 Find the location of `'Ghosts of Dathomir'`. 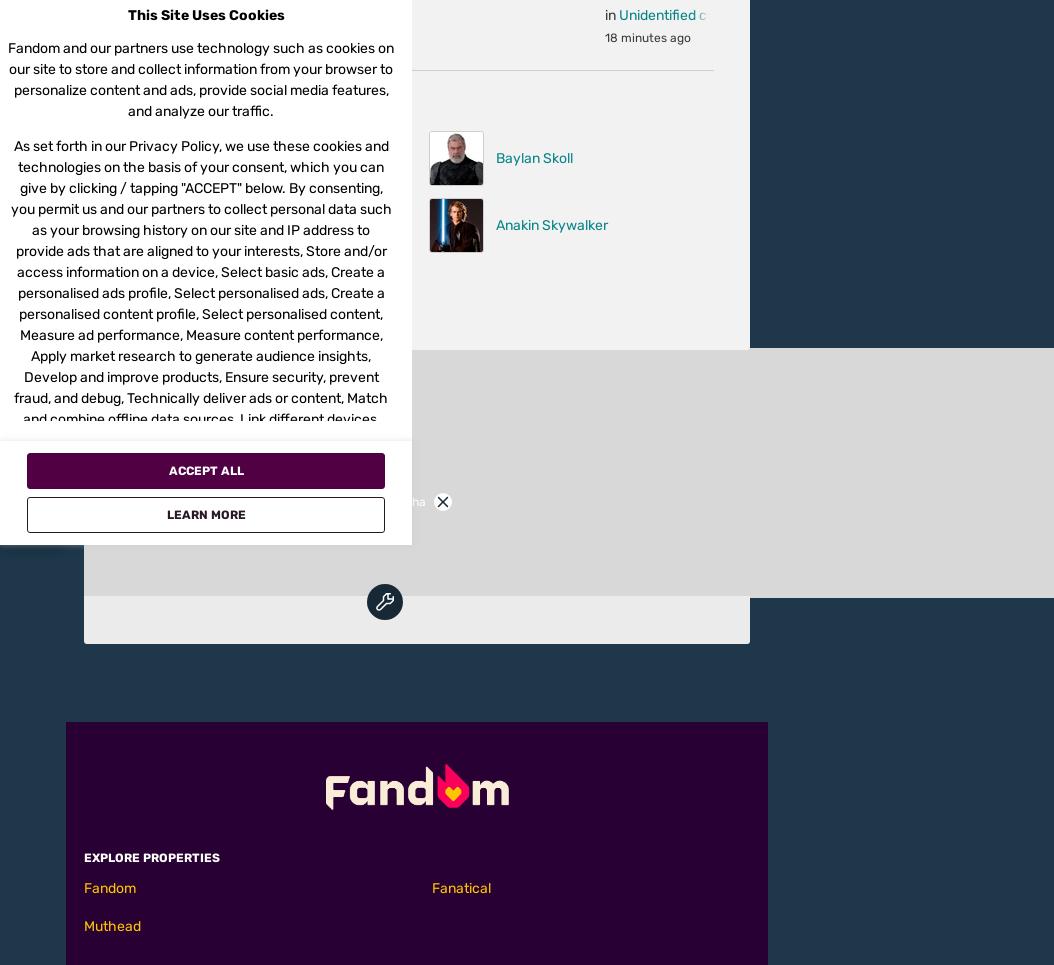

'Ghosts of Dathomir' is located at coordinates (214, 369).